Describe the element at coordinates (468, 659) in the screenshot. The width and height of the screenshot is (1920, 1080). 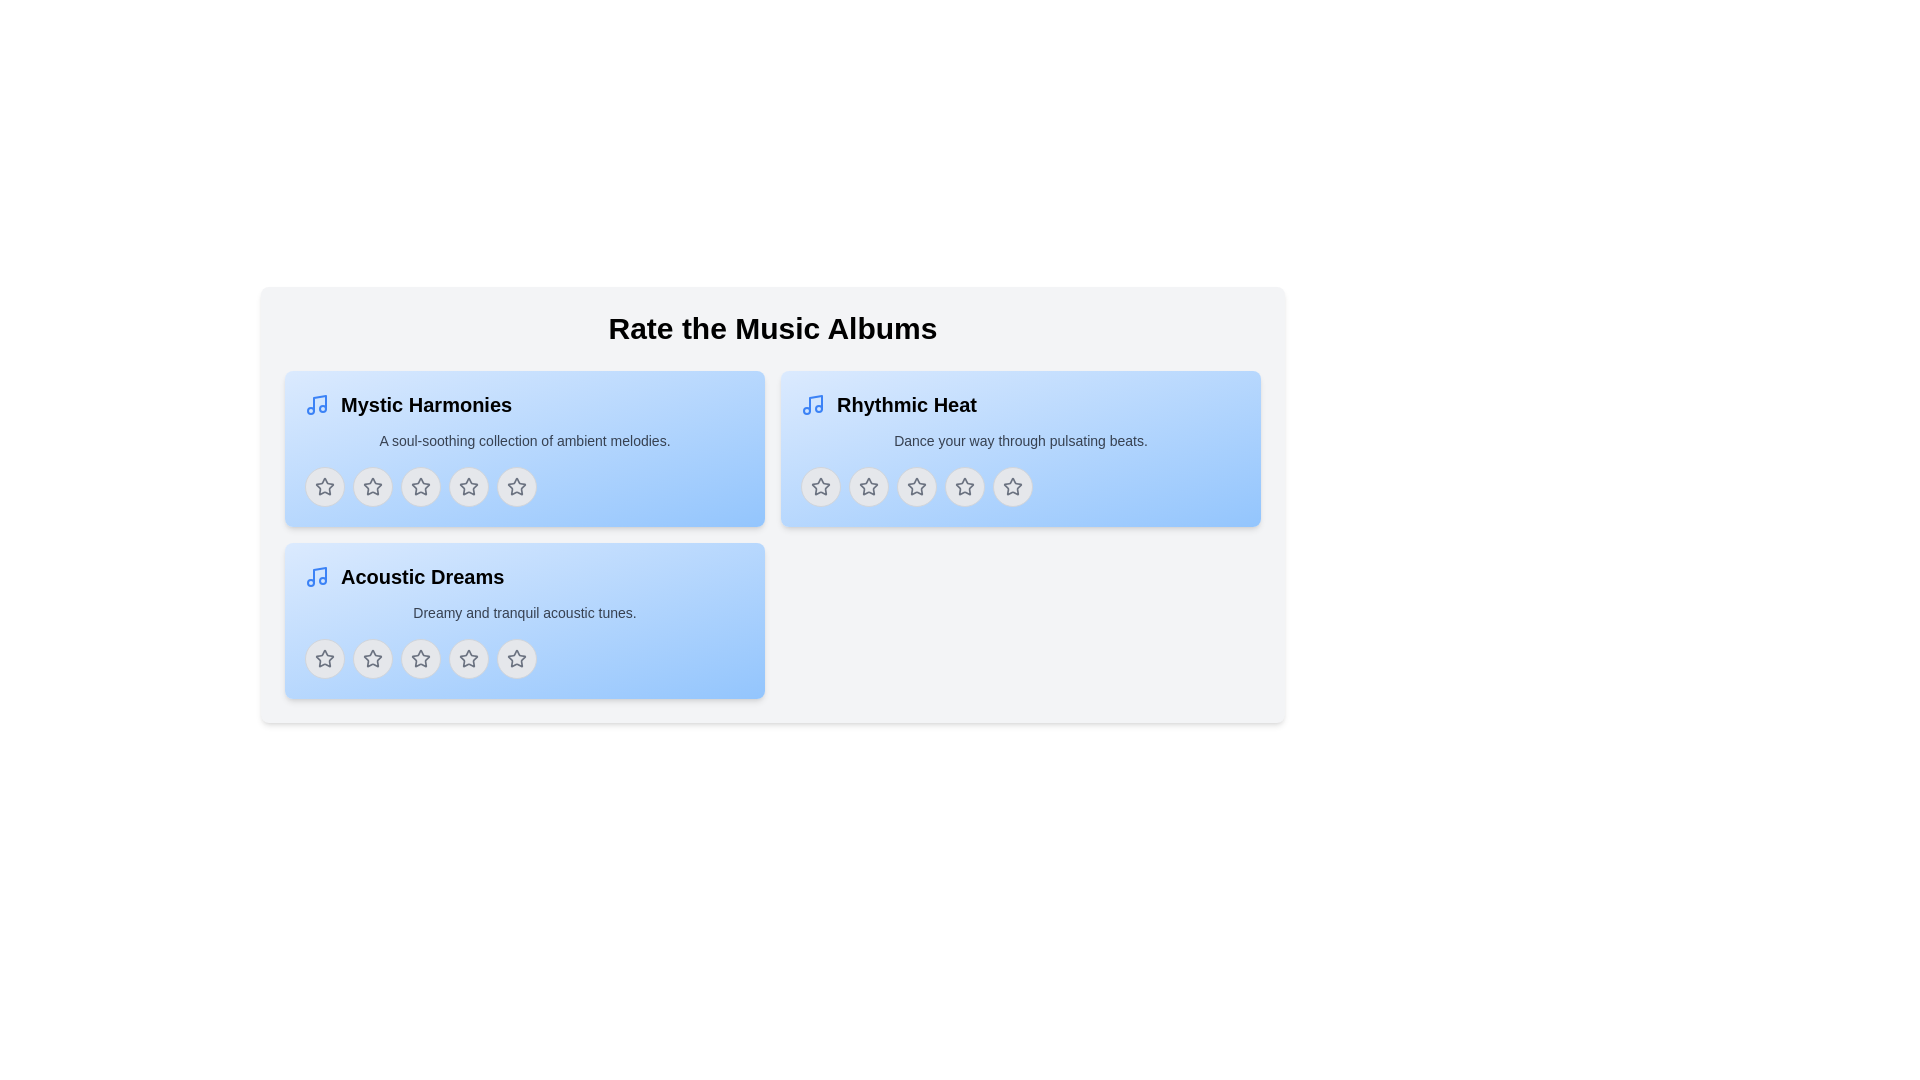
I see `the fifth star icon in the rating component for the 'Acoustic Dreams' album` at that location.